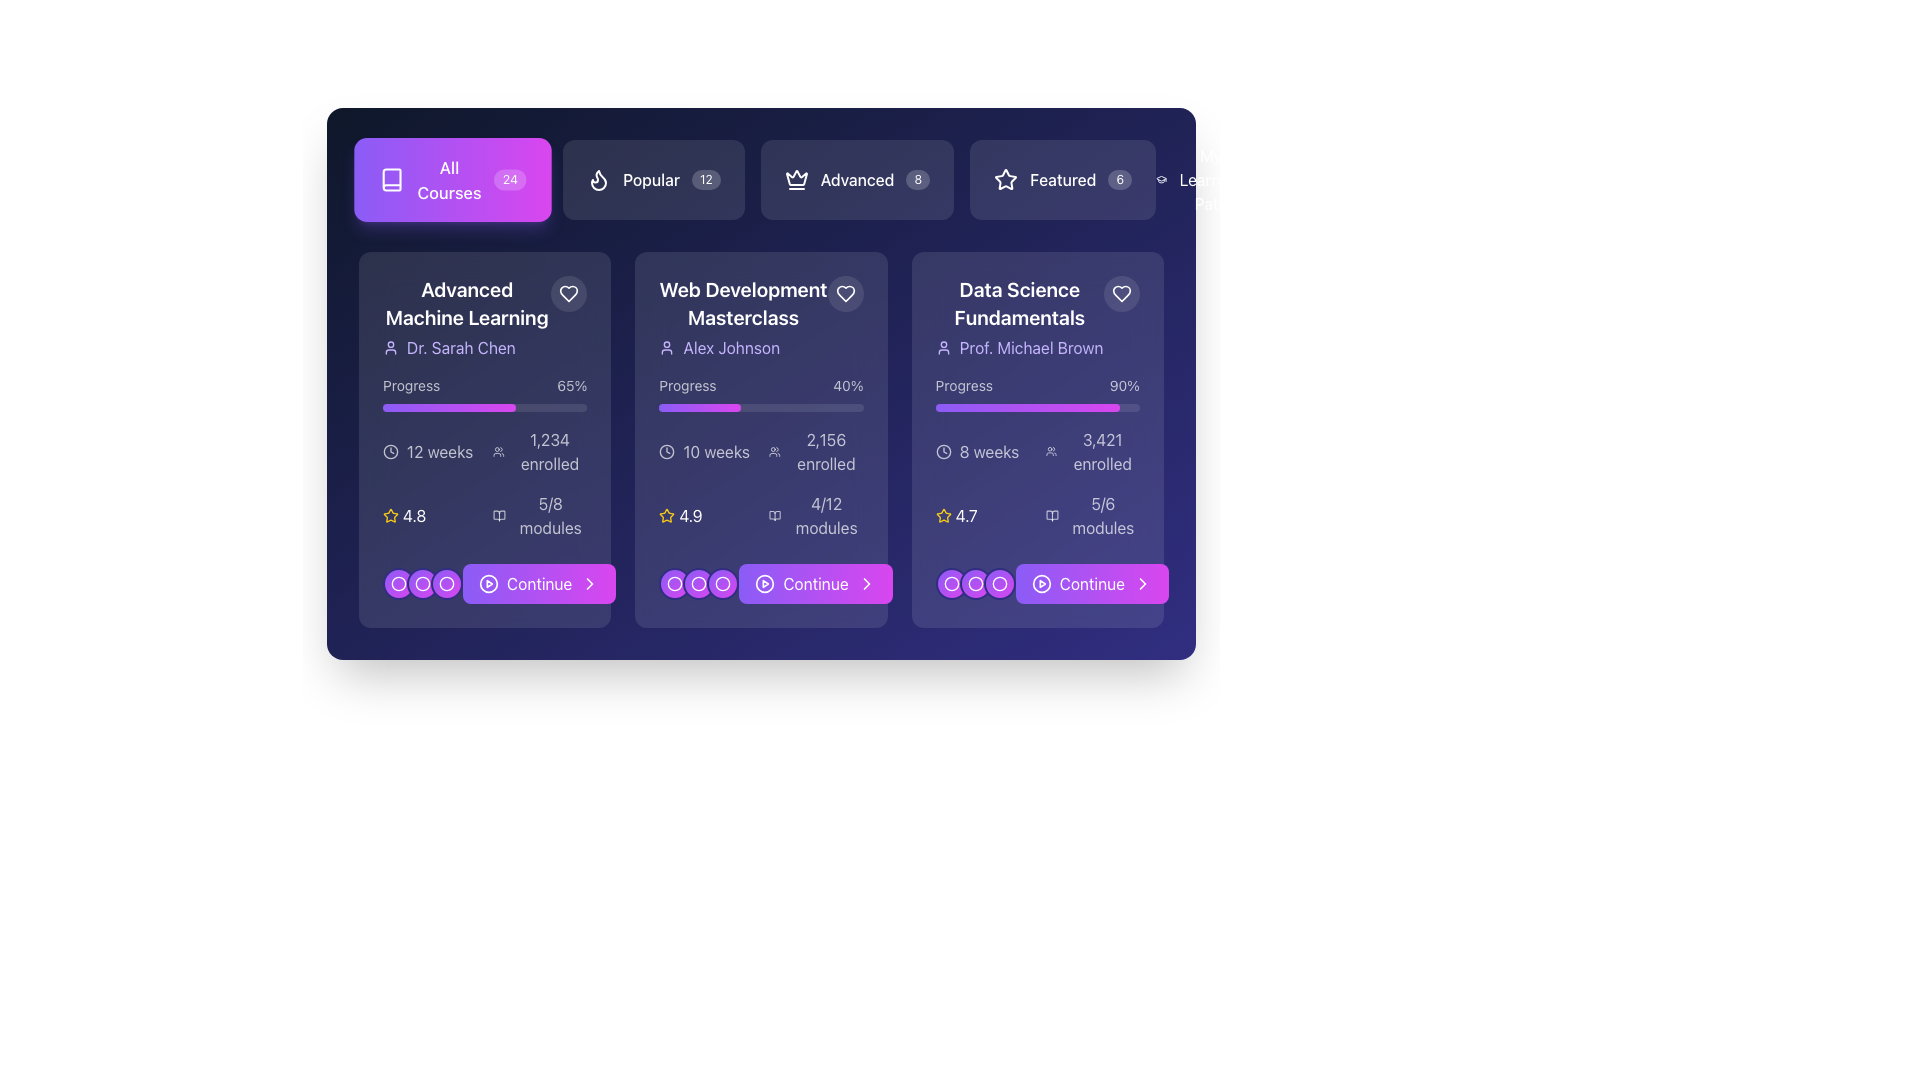  What do you see at coordinates (950, 583) in the screenshot?
I see `the decorative or functional icon located at the bottom of the rightmost card in a row of three cards, among a cluster of circular icons` at bounding box center [950, 583].